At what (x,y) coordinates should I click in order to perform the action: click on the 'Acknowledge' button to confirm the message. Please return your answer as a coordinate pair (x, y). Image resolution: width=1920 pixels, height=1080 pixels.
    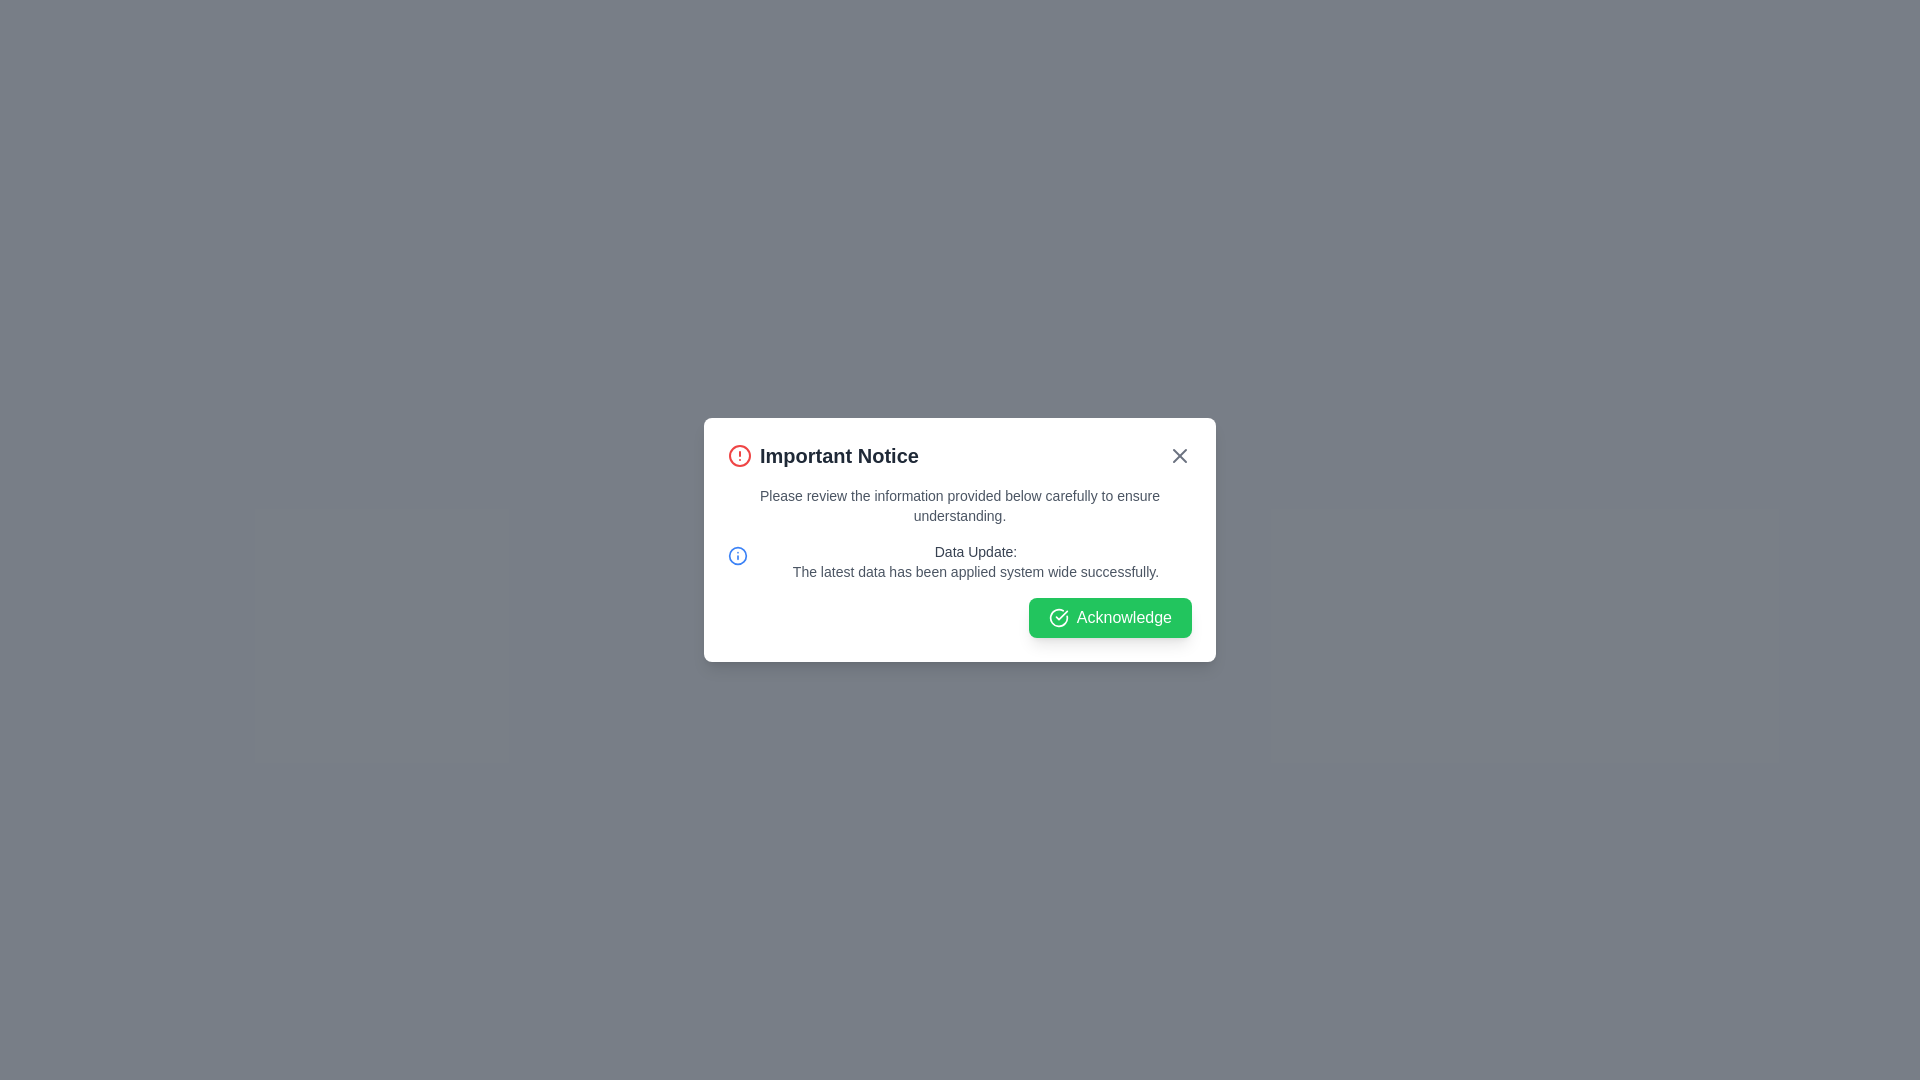
    Looking at the image, I should click on (1108, 616).